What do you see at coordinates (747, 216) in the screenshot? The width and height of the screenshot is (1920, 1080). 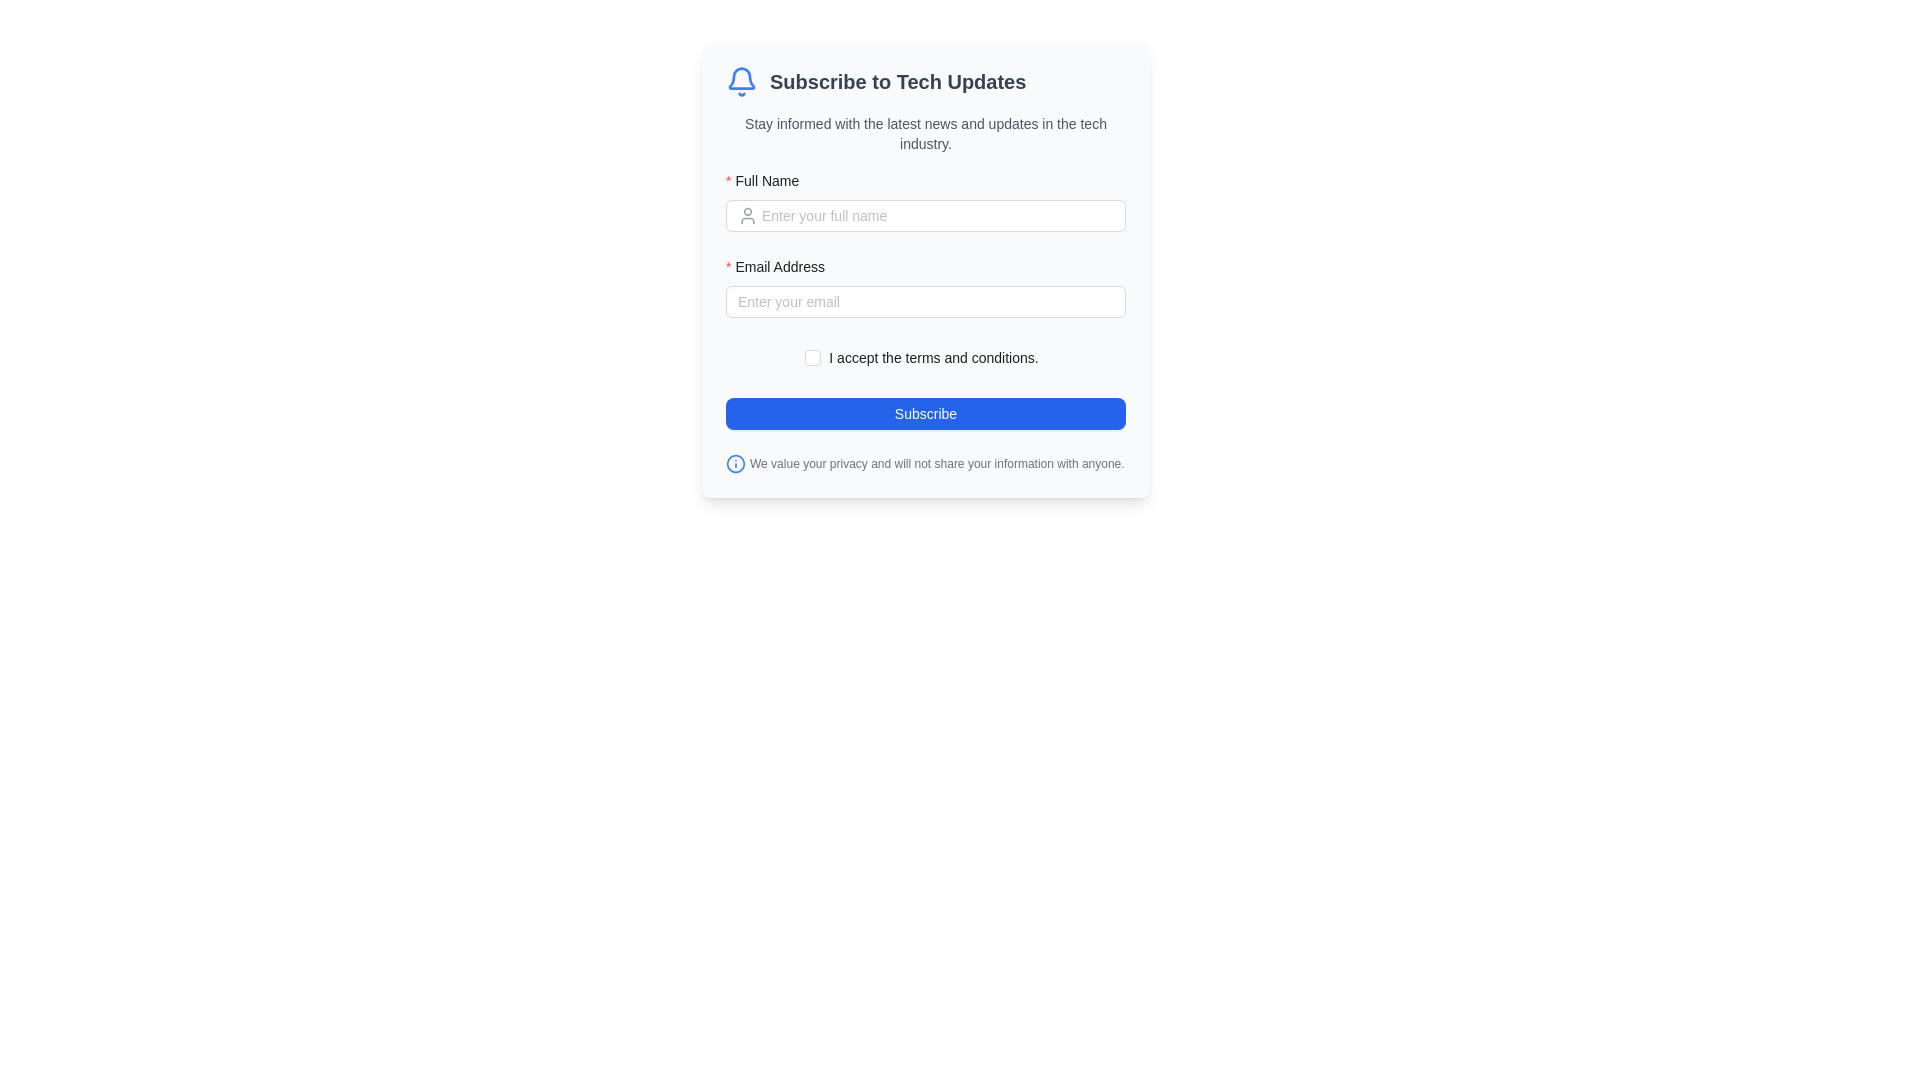 I see `the gray stylized user silhouette icon located to the left of the 'Full Name' text input field in the prefix area` at bounding box center [747, 216].